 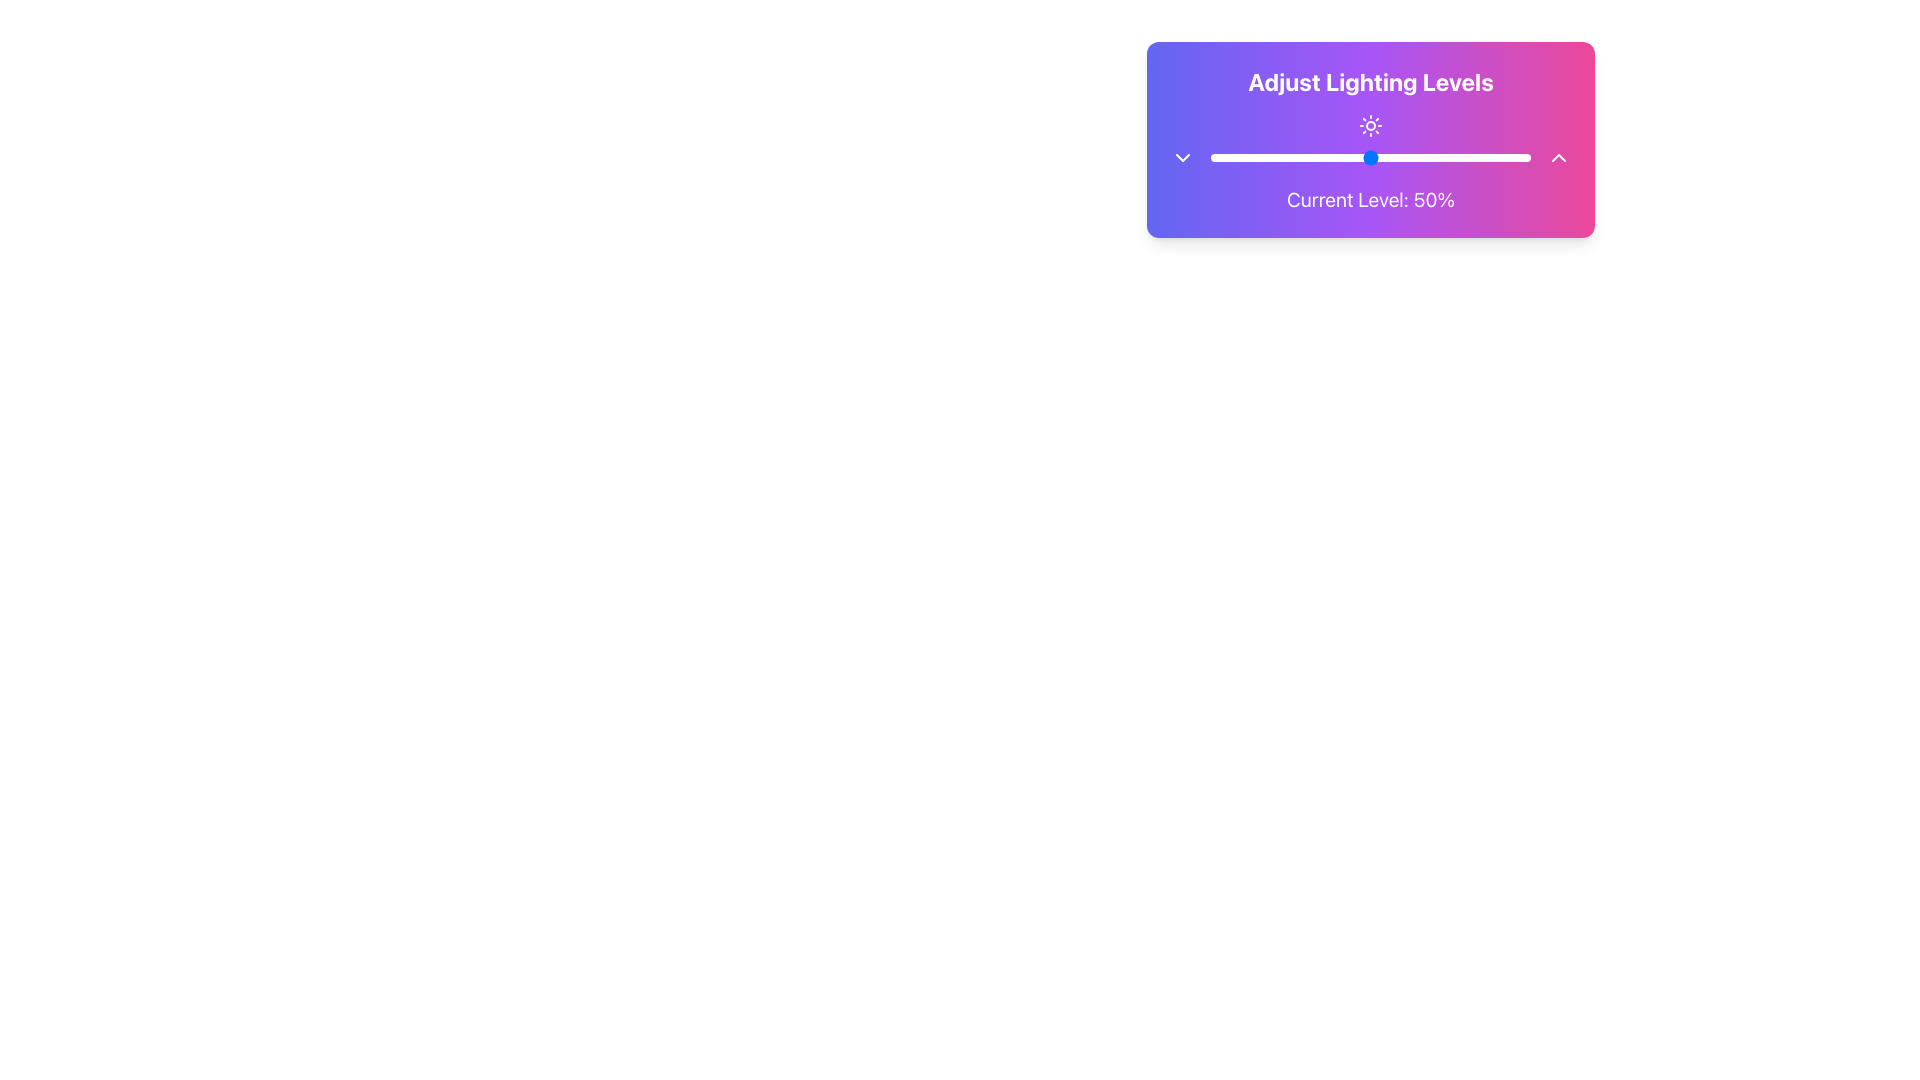 I want to click on the lighting level, so click(x=1303, y=157).